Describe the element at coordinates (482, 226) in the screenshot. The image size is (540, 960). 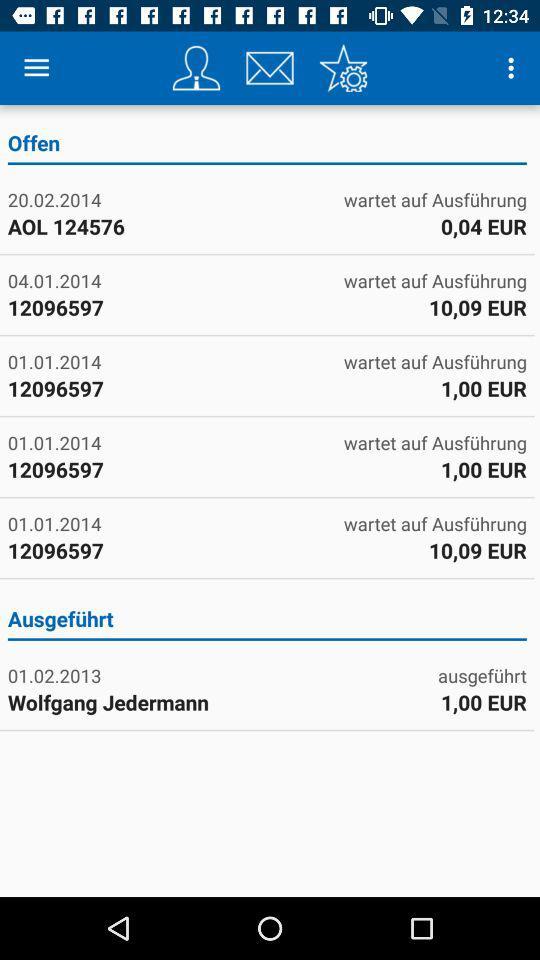
I see `the 0,04 eur` at that location.